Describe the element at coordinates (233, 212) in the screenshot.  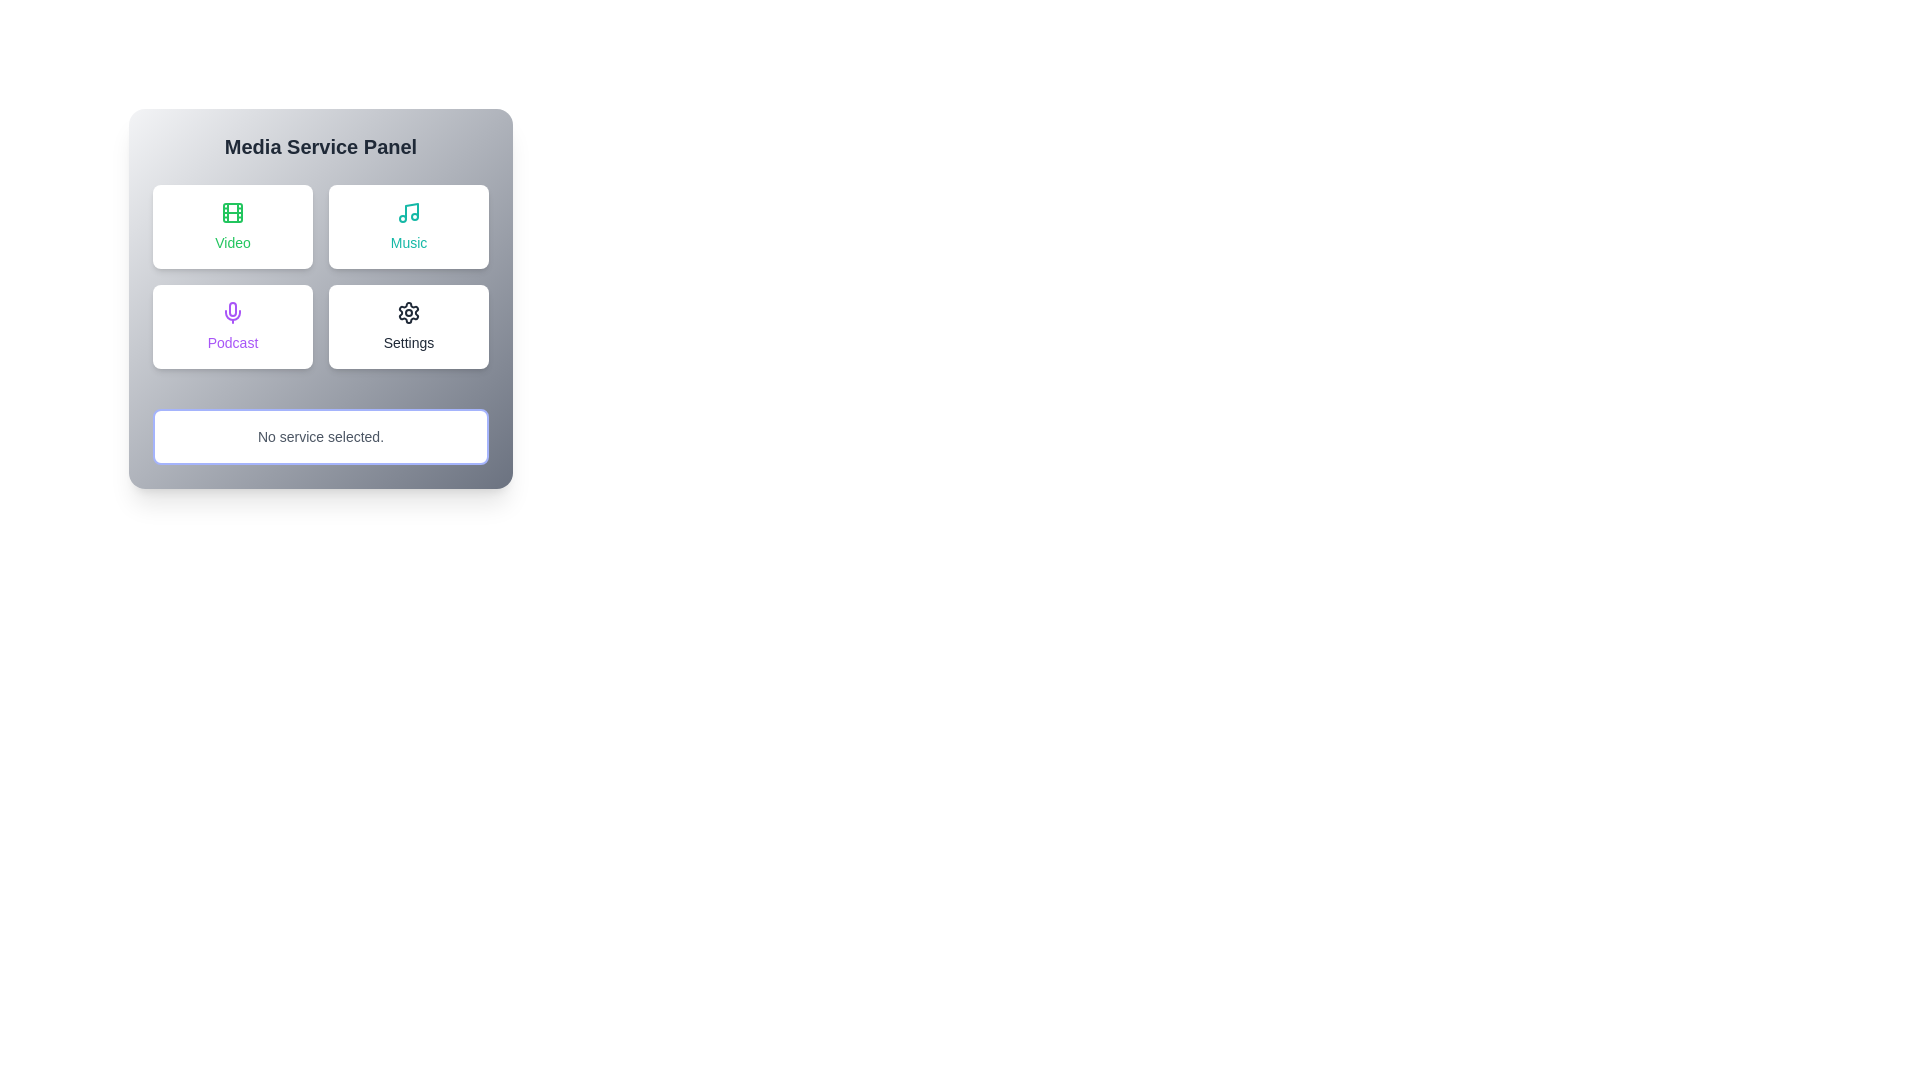
I see `the film strip icon with a green outline, located at the top-left of the 'Video' grid, above the text 'Video'` at that location.